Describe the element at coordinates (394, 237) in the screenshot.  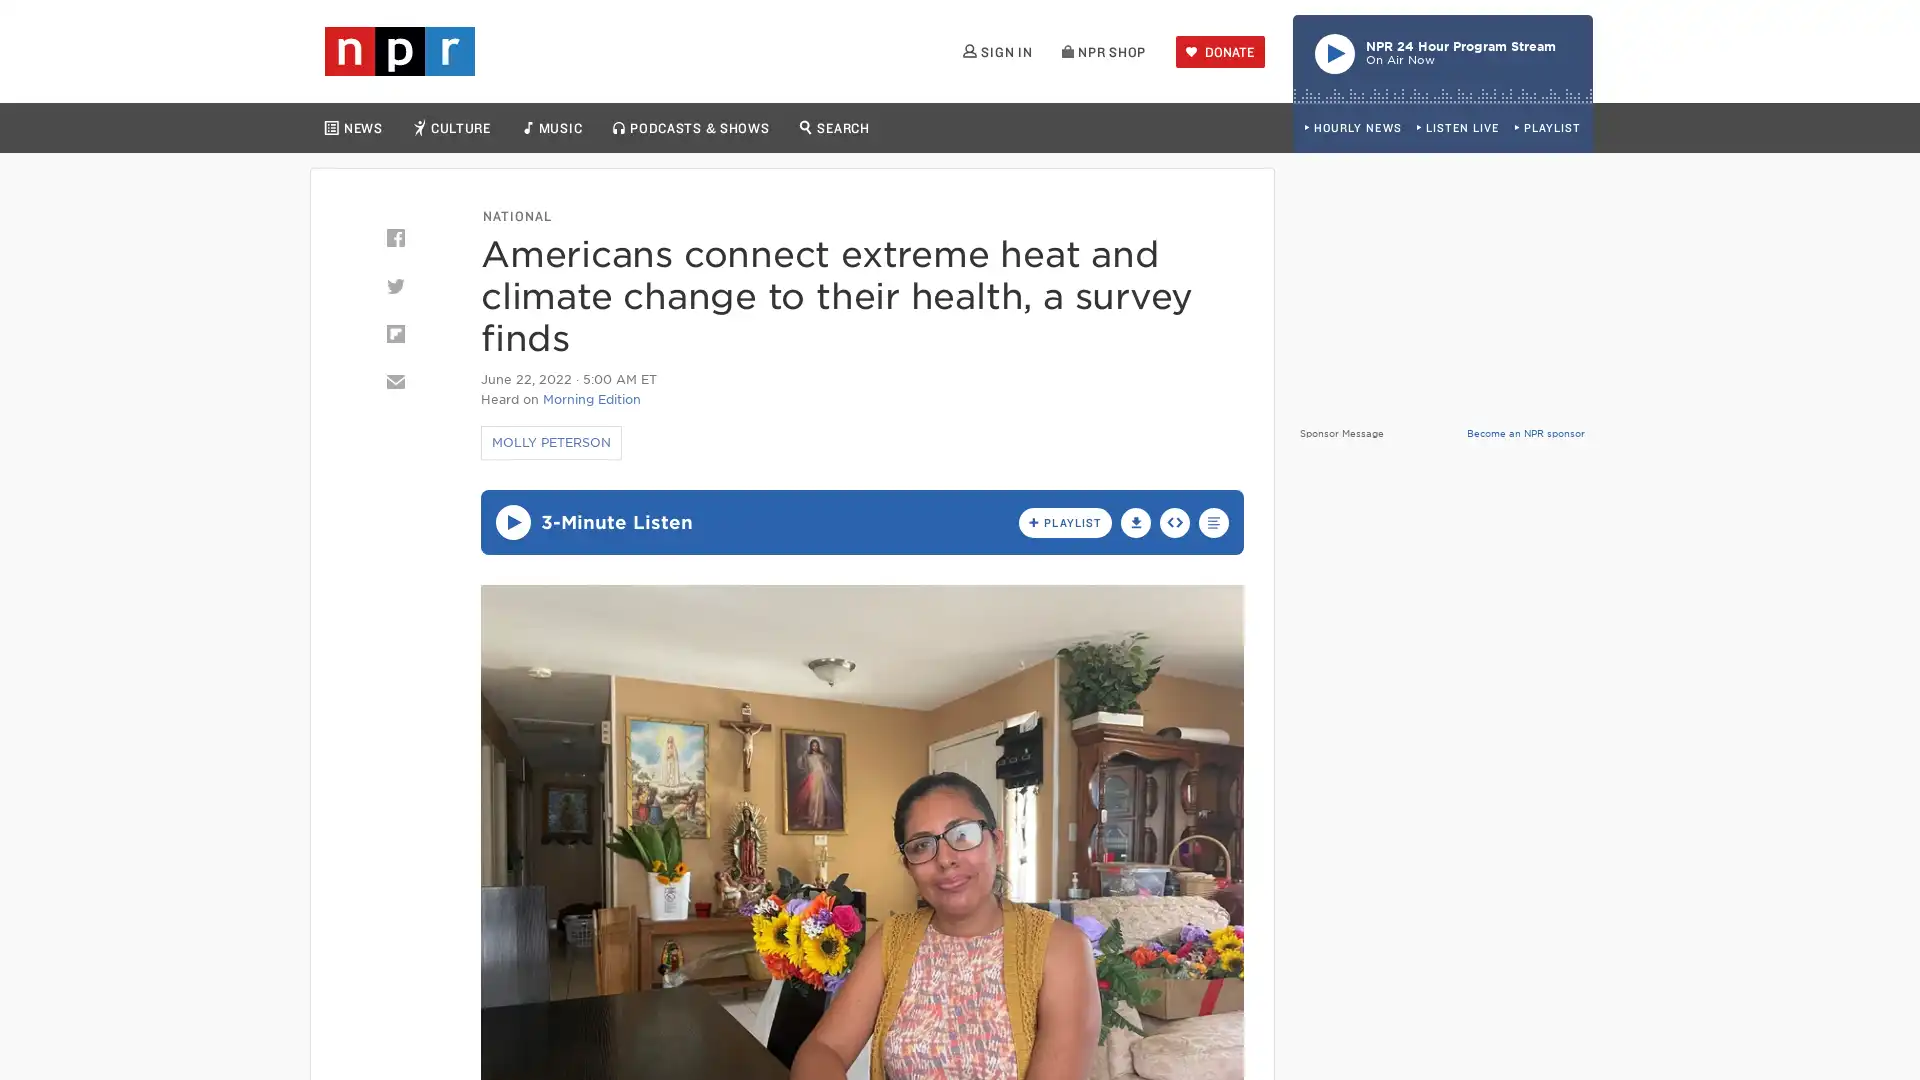
I see `Facebook` at that location.